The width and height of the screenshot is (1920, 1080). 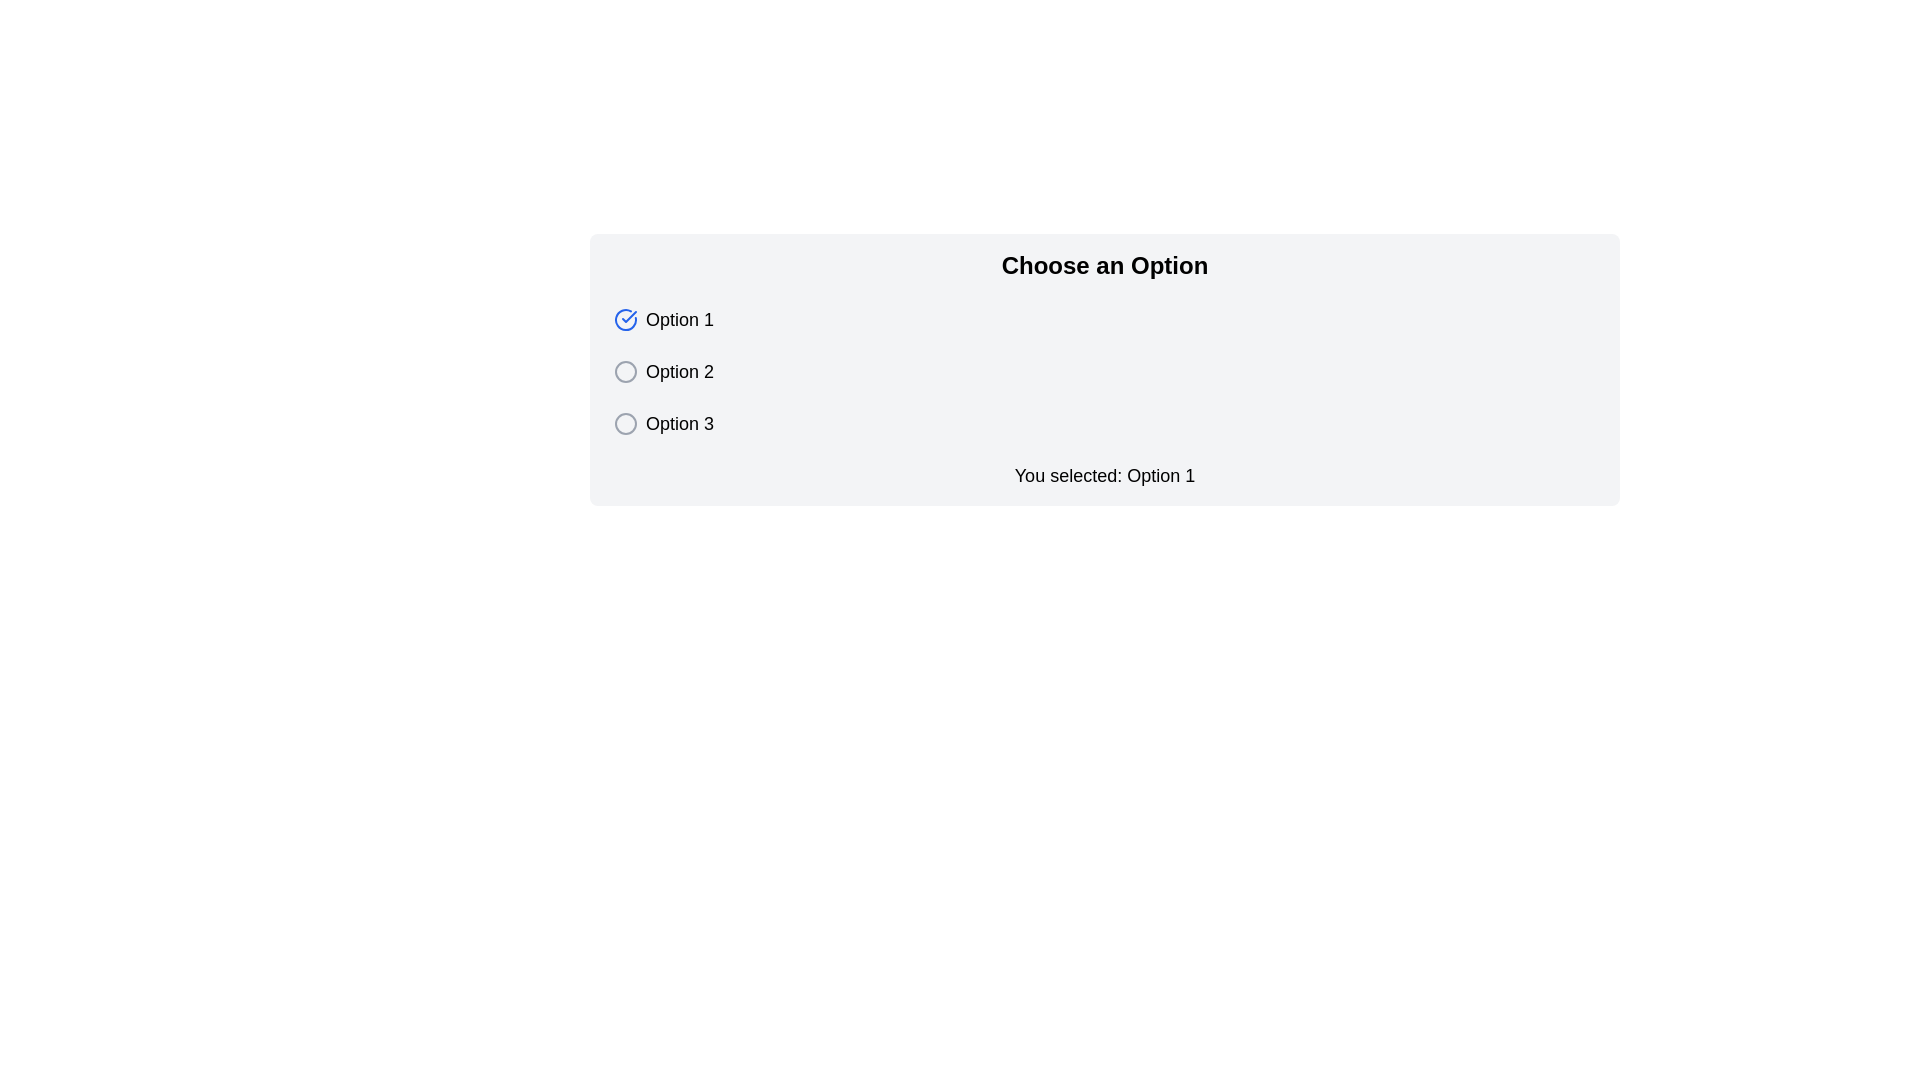 I want to click on the label representing the second option in the list, which is positioned to the right of a circle icon, so click(x=680, y=371).